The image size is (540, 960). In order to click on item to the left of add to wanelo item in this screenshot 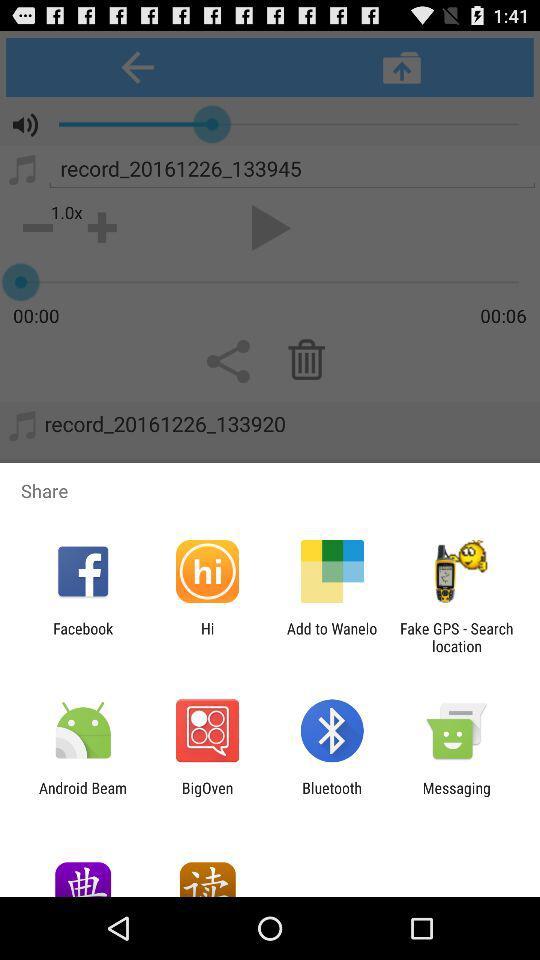, I will do `click(206, 636)`.